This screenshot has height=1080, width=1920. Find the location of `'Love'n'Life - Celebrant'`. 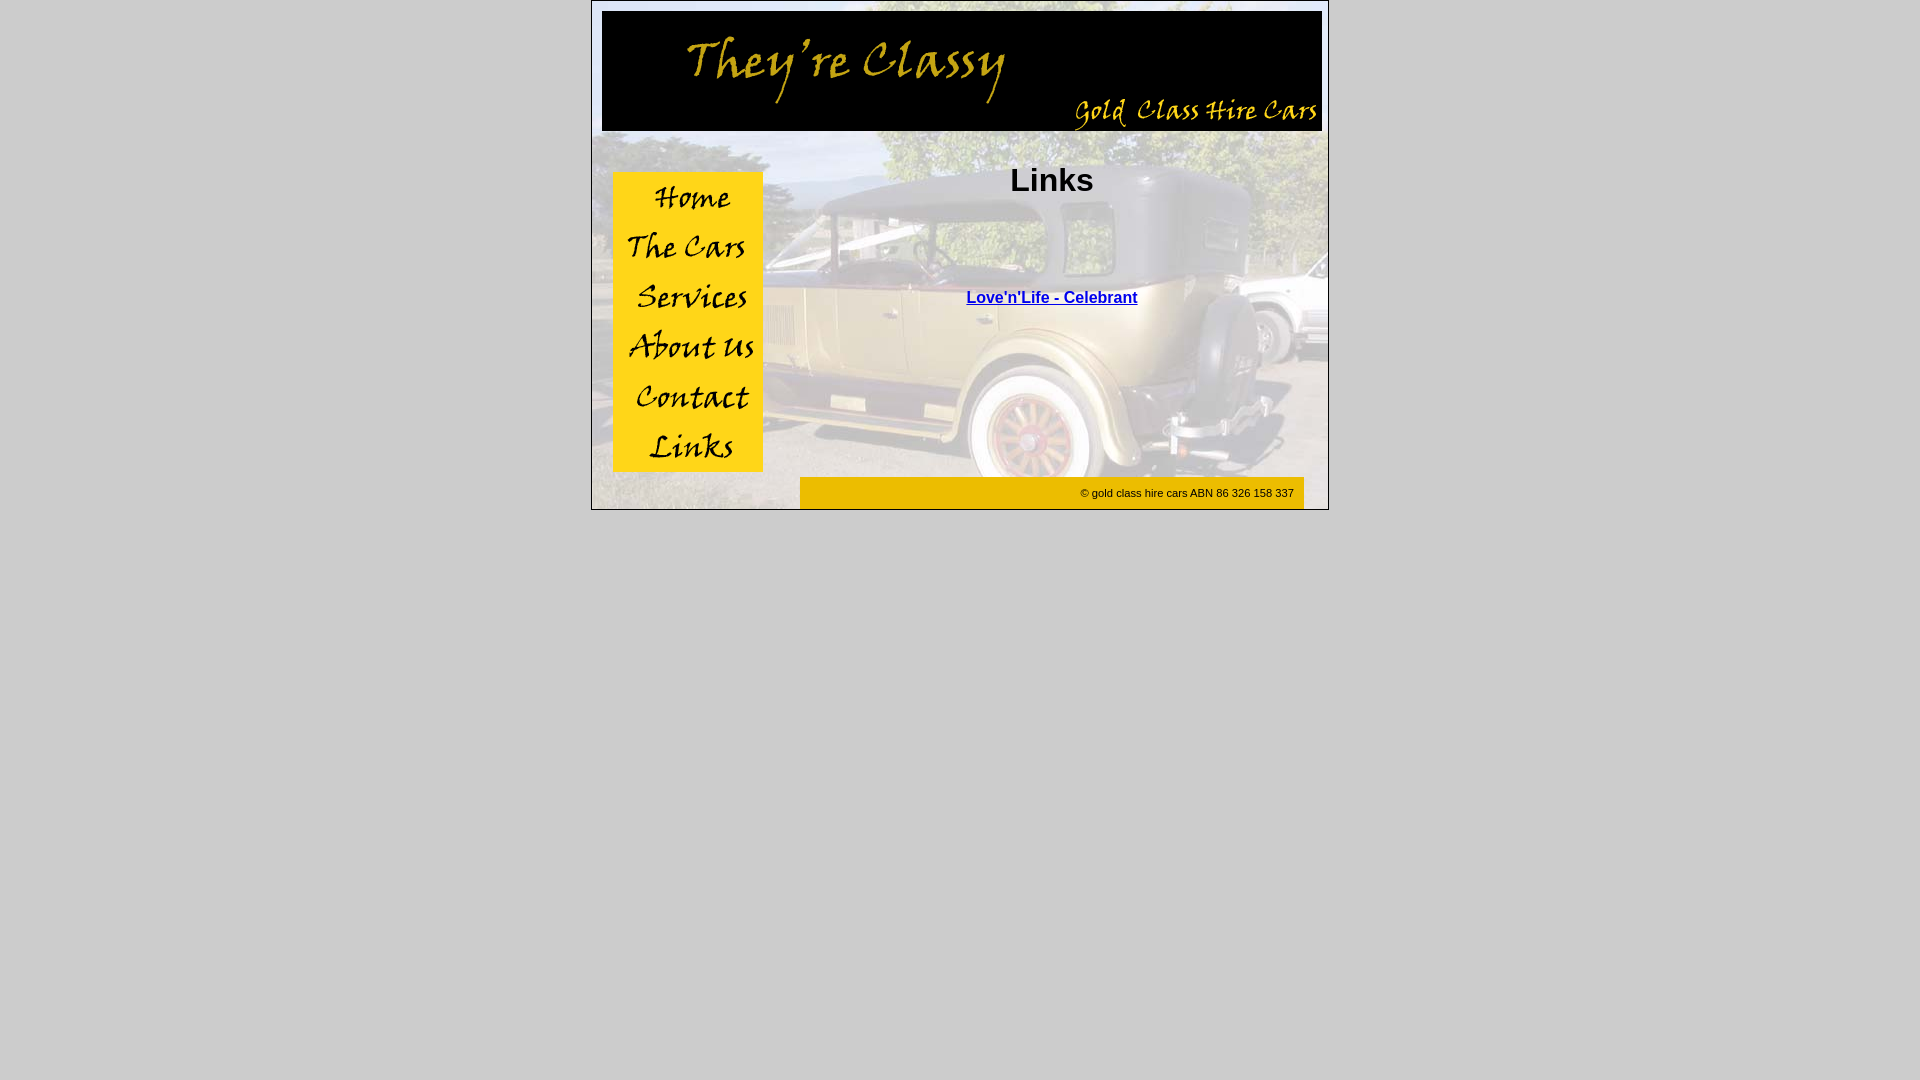

'Love'n'Life - Celebrant' is located at coordinates (1050, 297).